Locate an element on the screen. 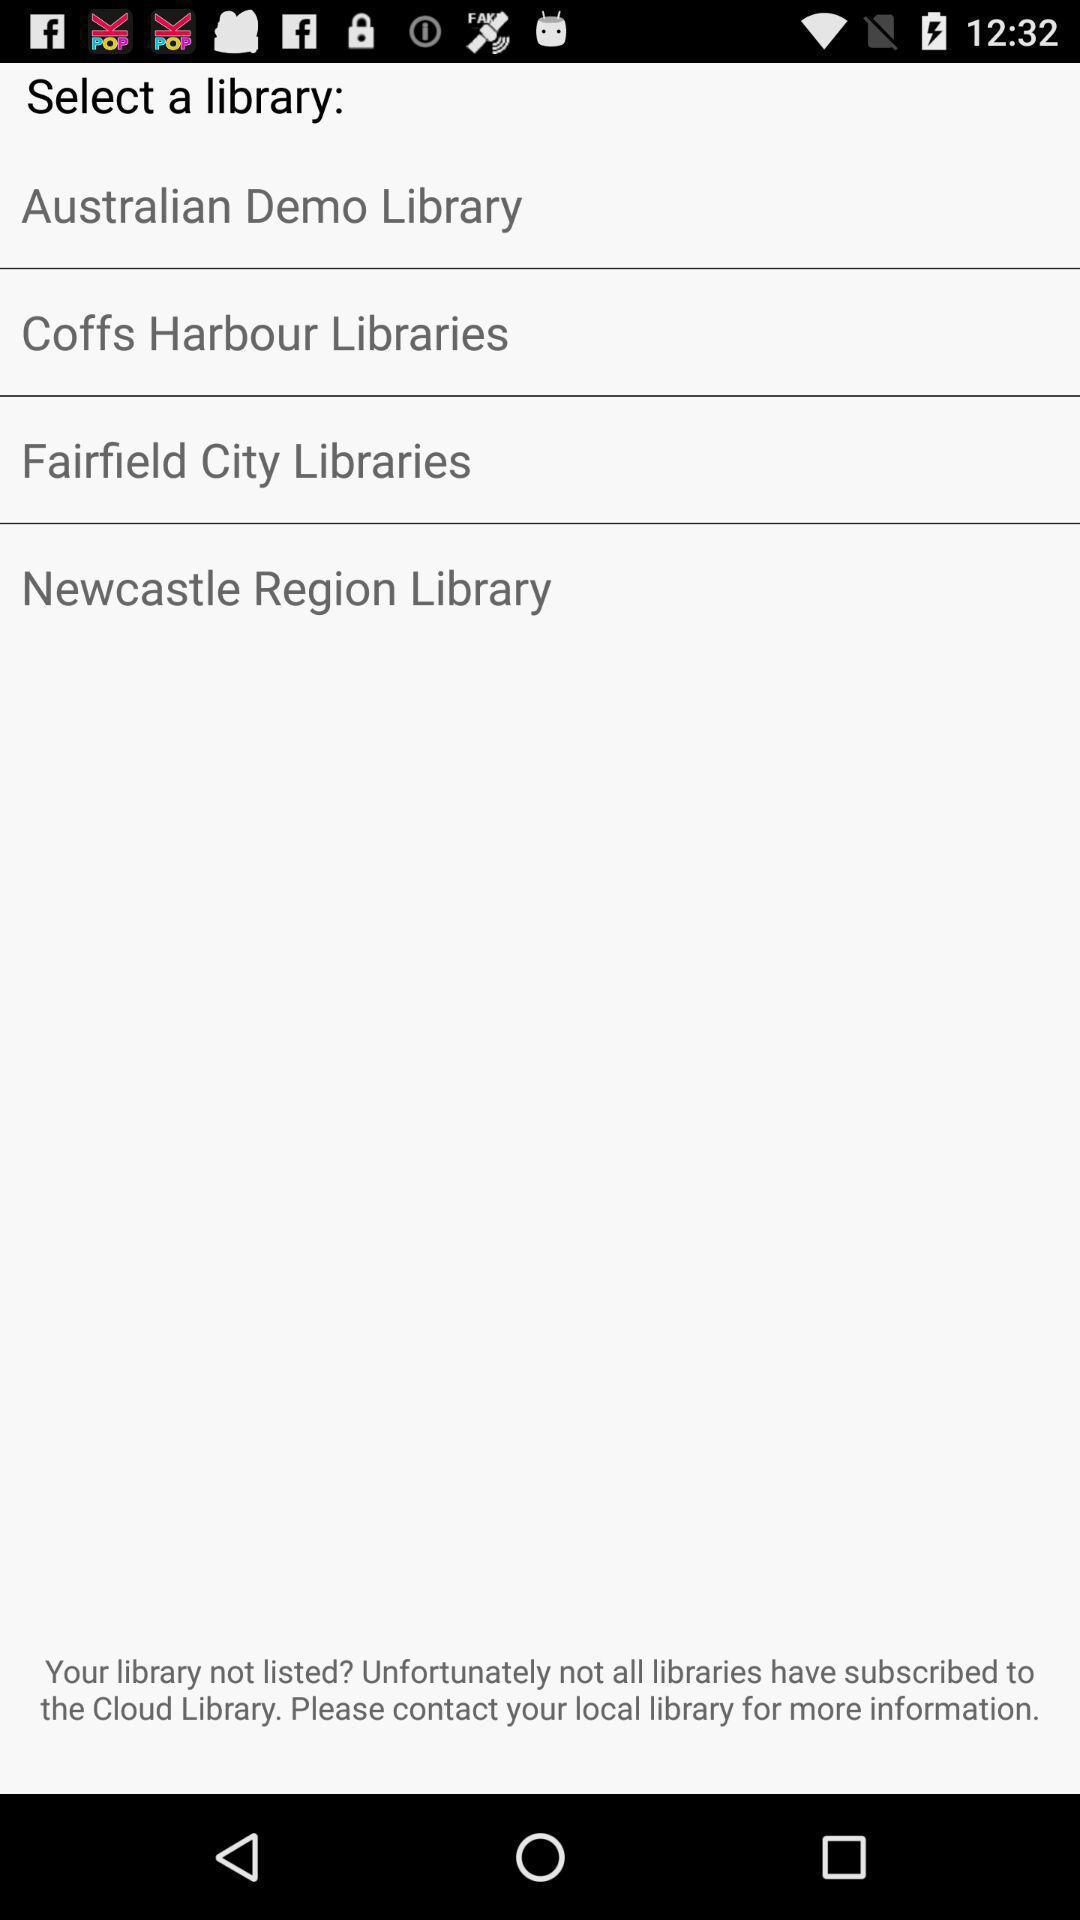  the item below the coffs harbour libraries item is located at coordinates (540, 458).